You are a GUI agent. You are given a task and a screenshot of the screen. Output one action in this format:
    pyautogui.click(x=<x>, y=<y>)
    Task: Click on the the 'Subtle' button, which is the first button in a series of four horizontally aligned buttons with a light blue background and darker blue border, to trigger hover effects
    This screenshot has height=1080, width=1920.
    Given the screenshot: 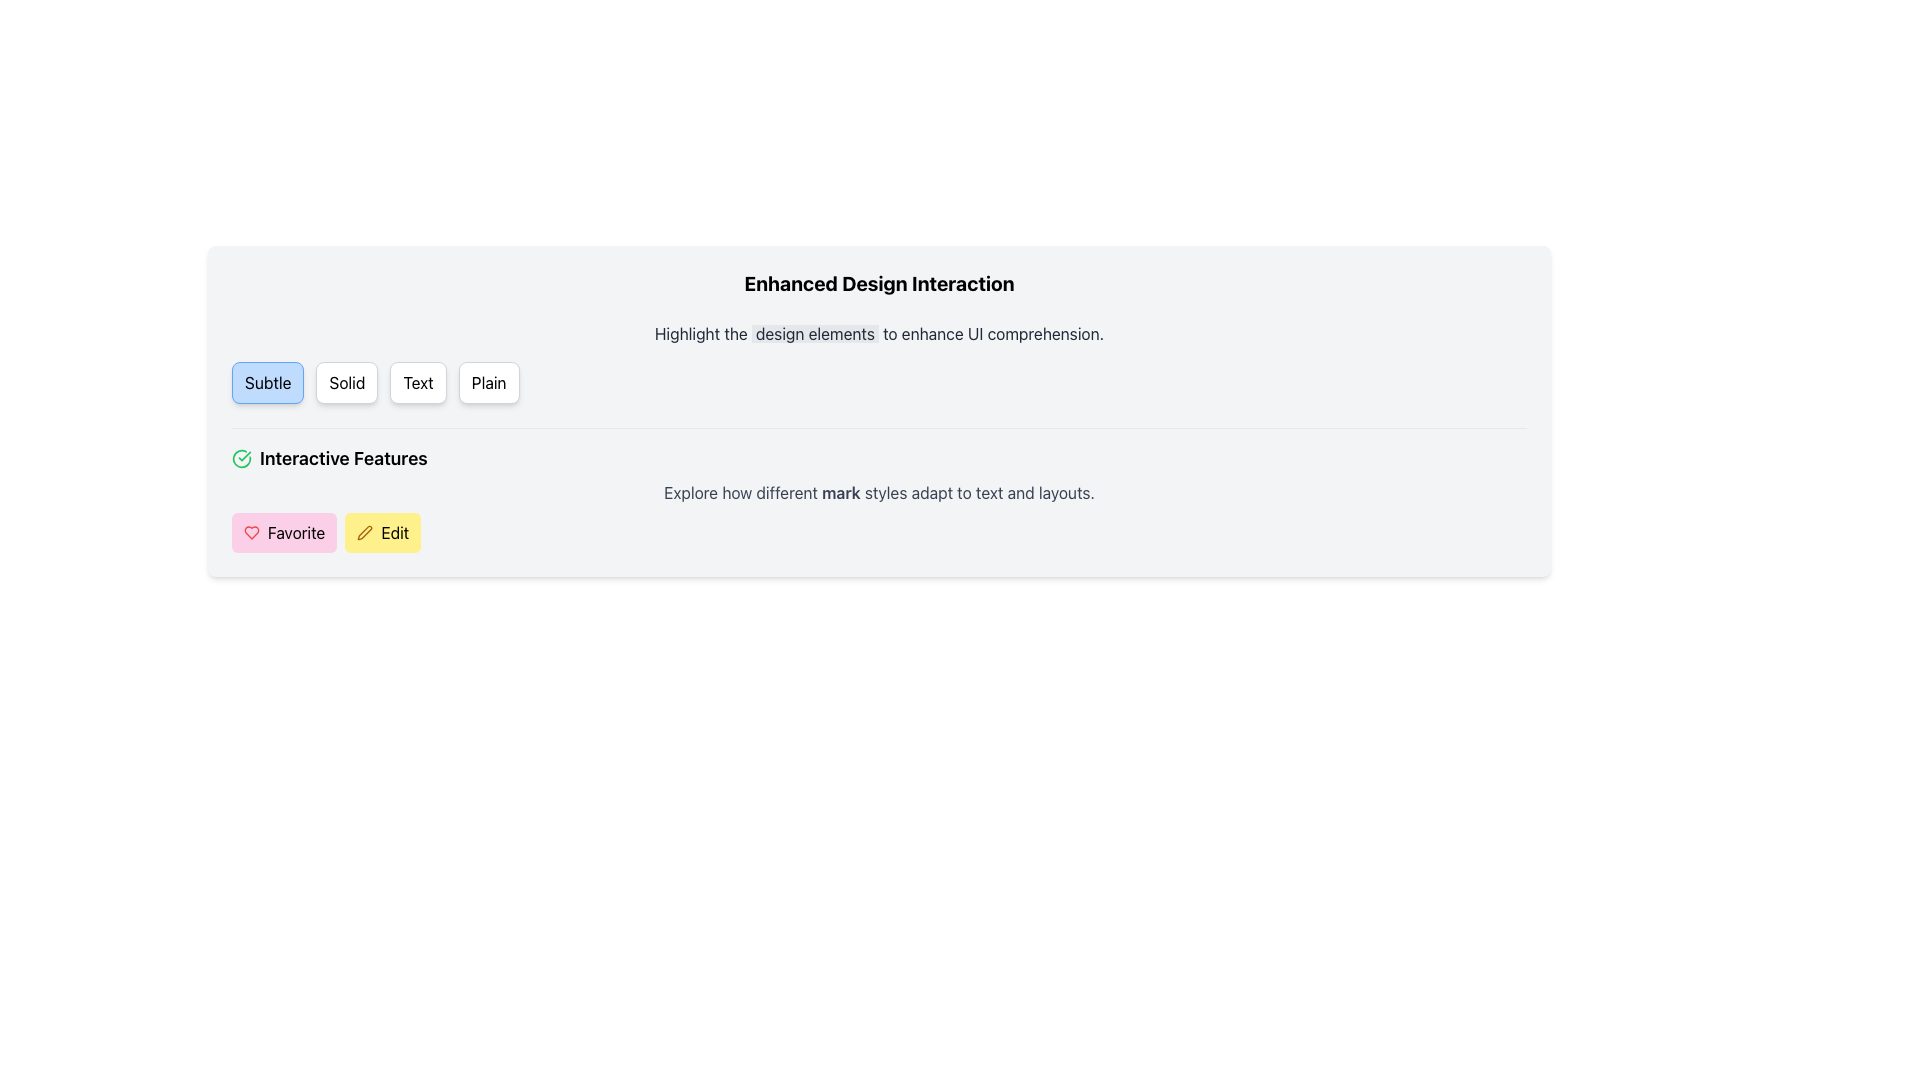 What is the action you would take?
    pyautogui.click(x=267, y=382)
    